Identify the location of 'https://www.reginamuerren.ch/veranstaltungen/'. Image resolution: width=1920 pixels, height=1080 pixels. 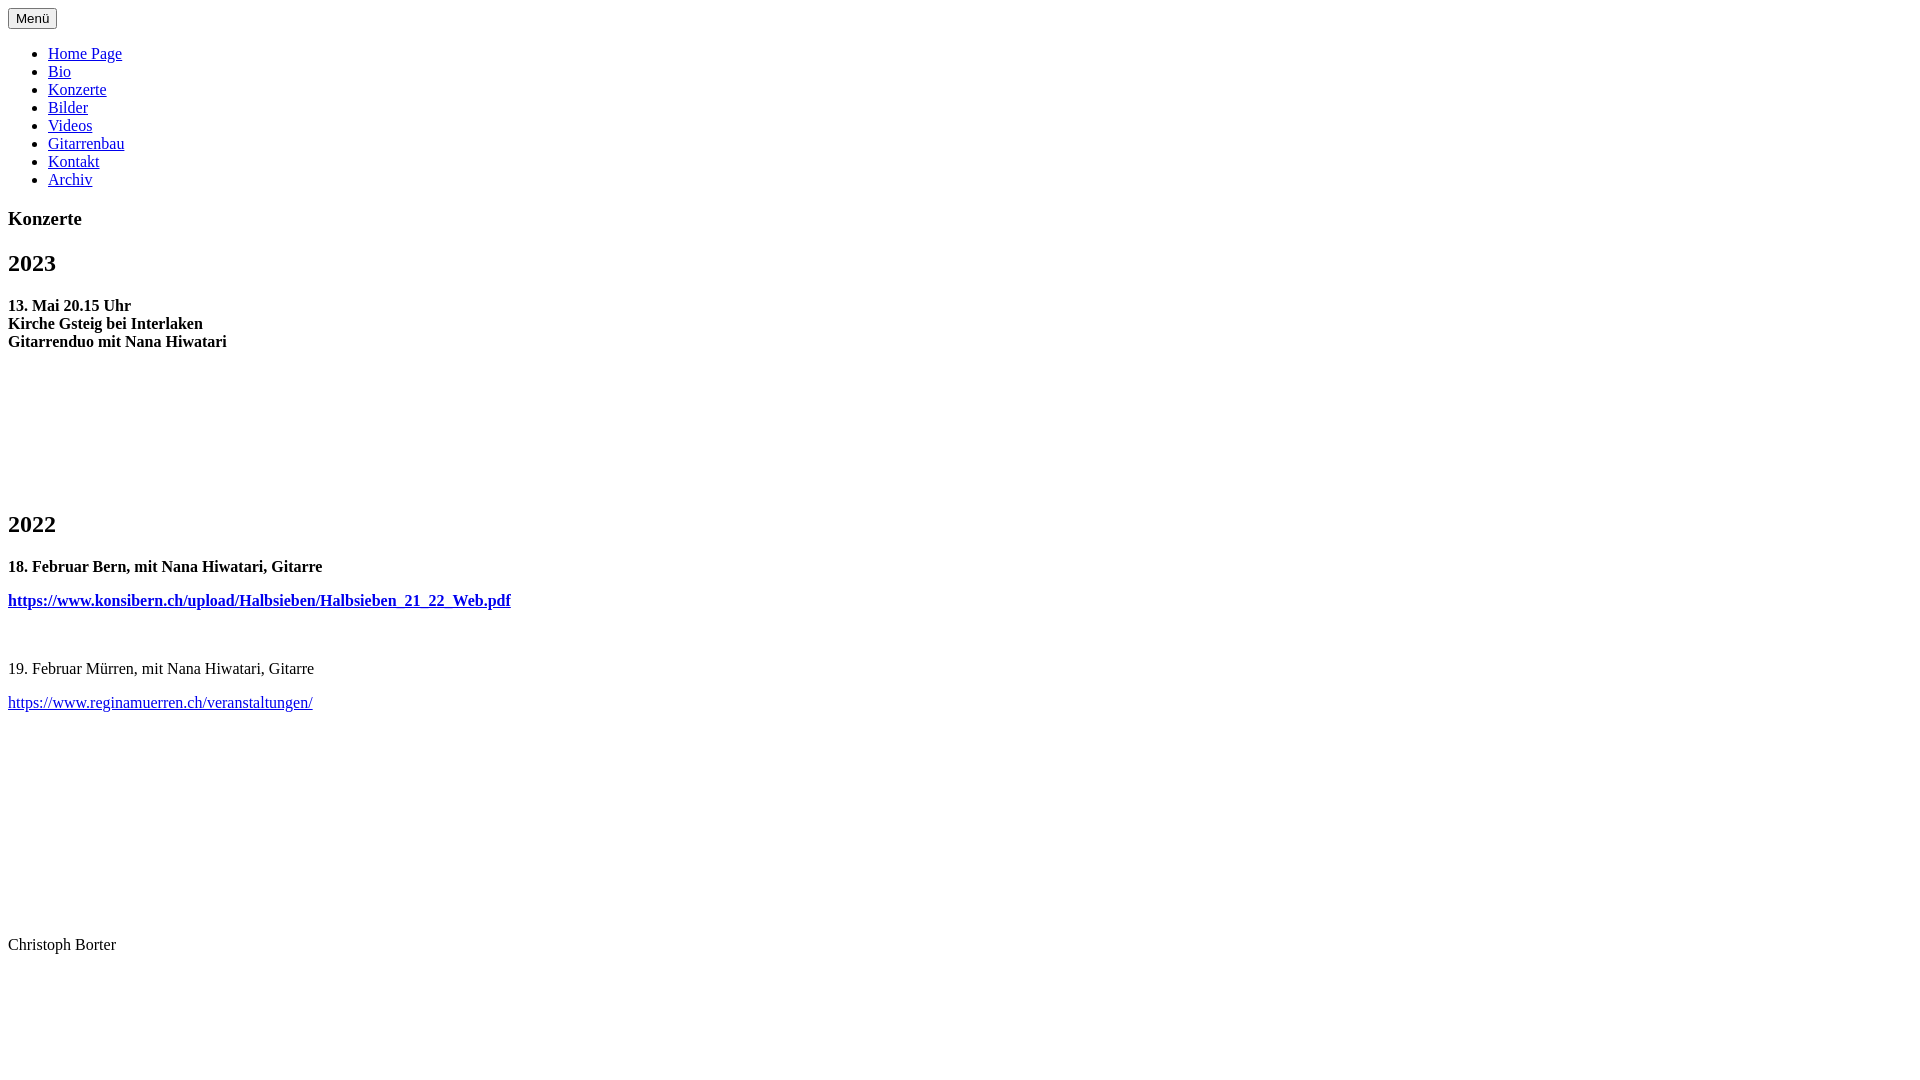
(160, 701).